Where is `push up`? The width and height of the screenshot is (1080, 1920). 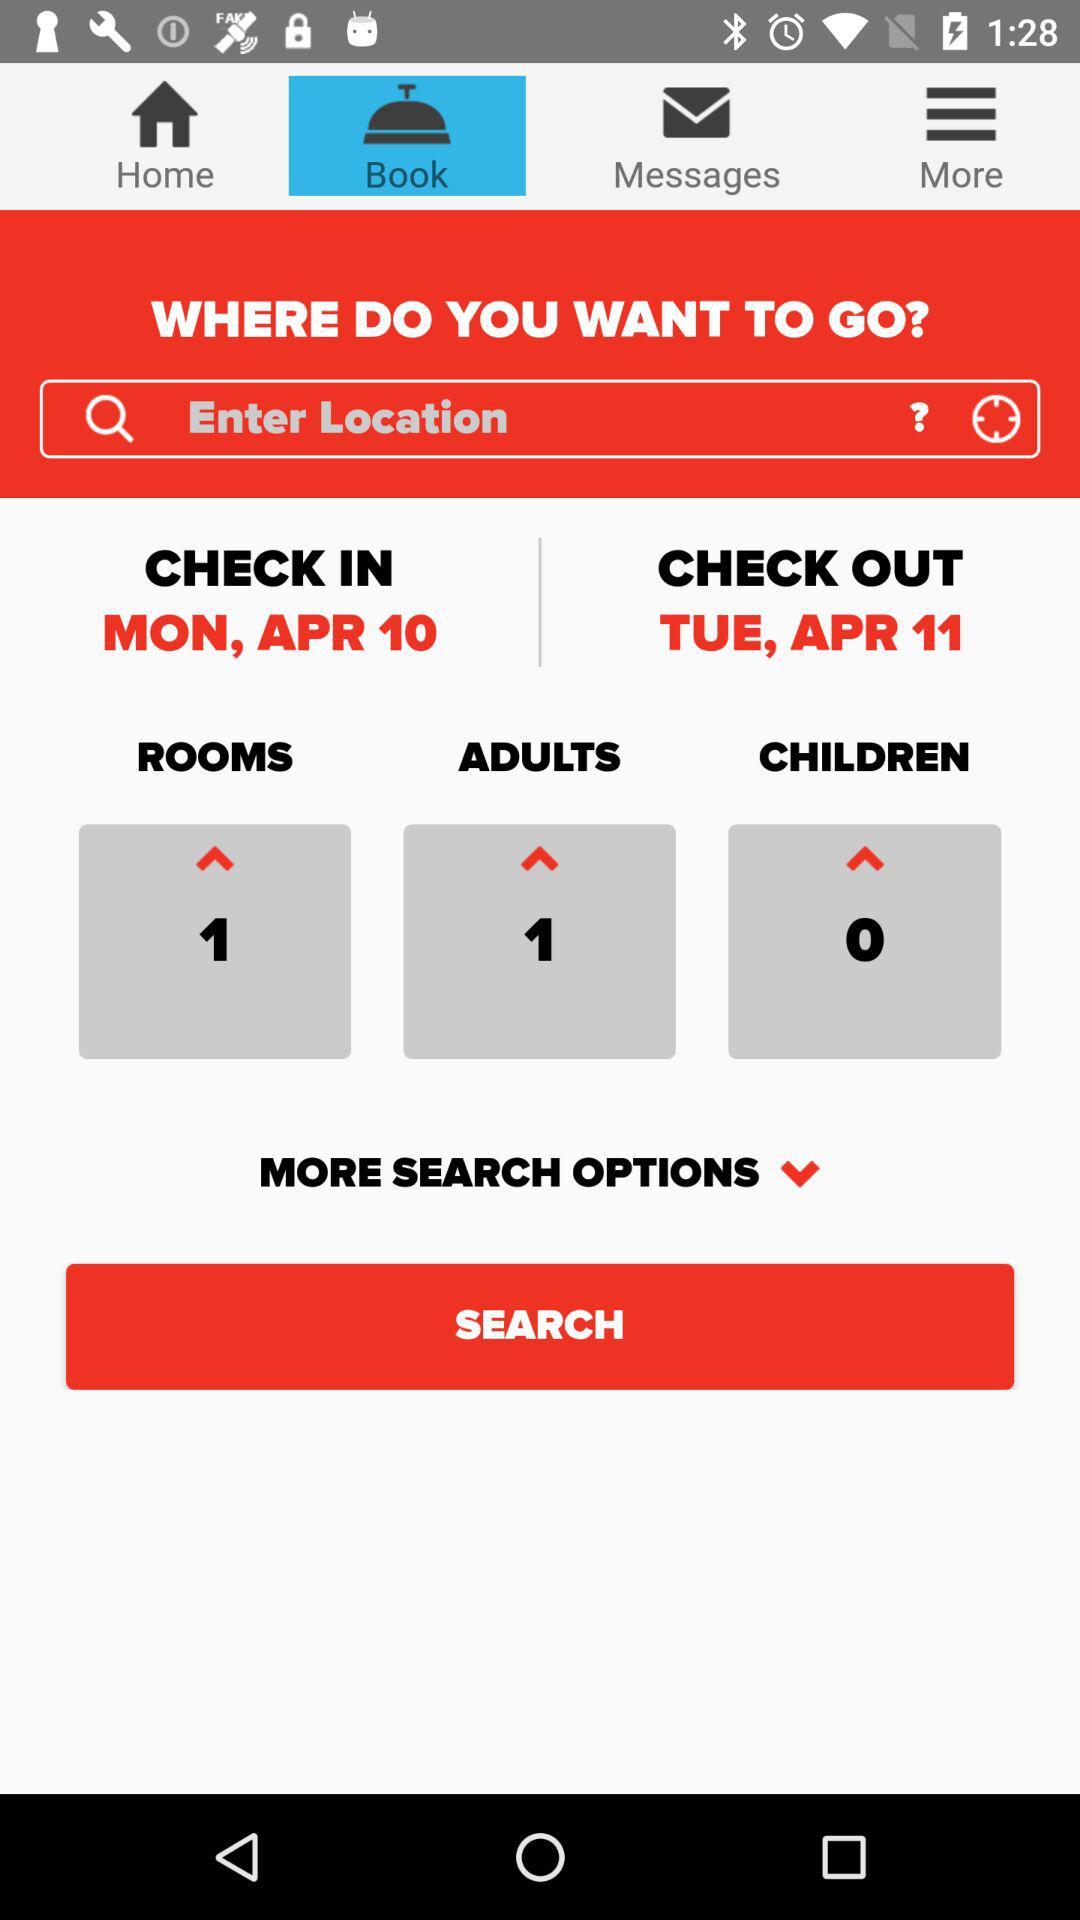 push up is located at coordinates (214, 863).